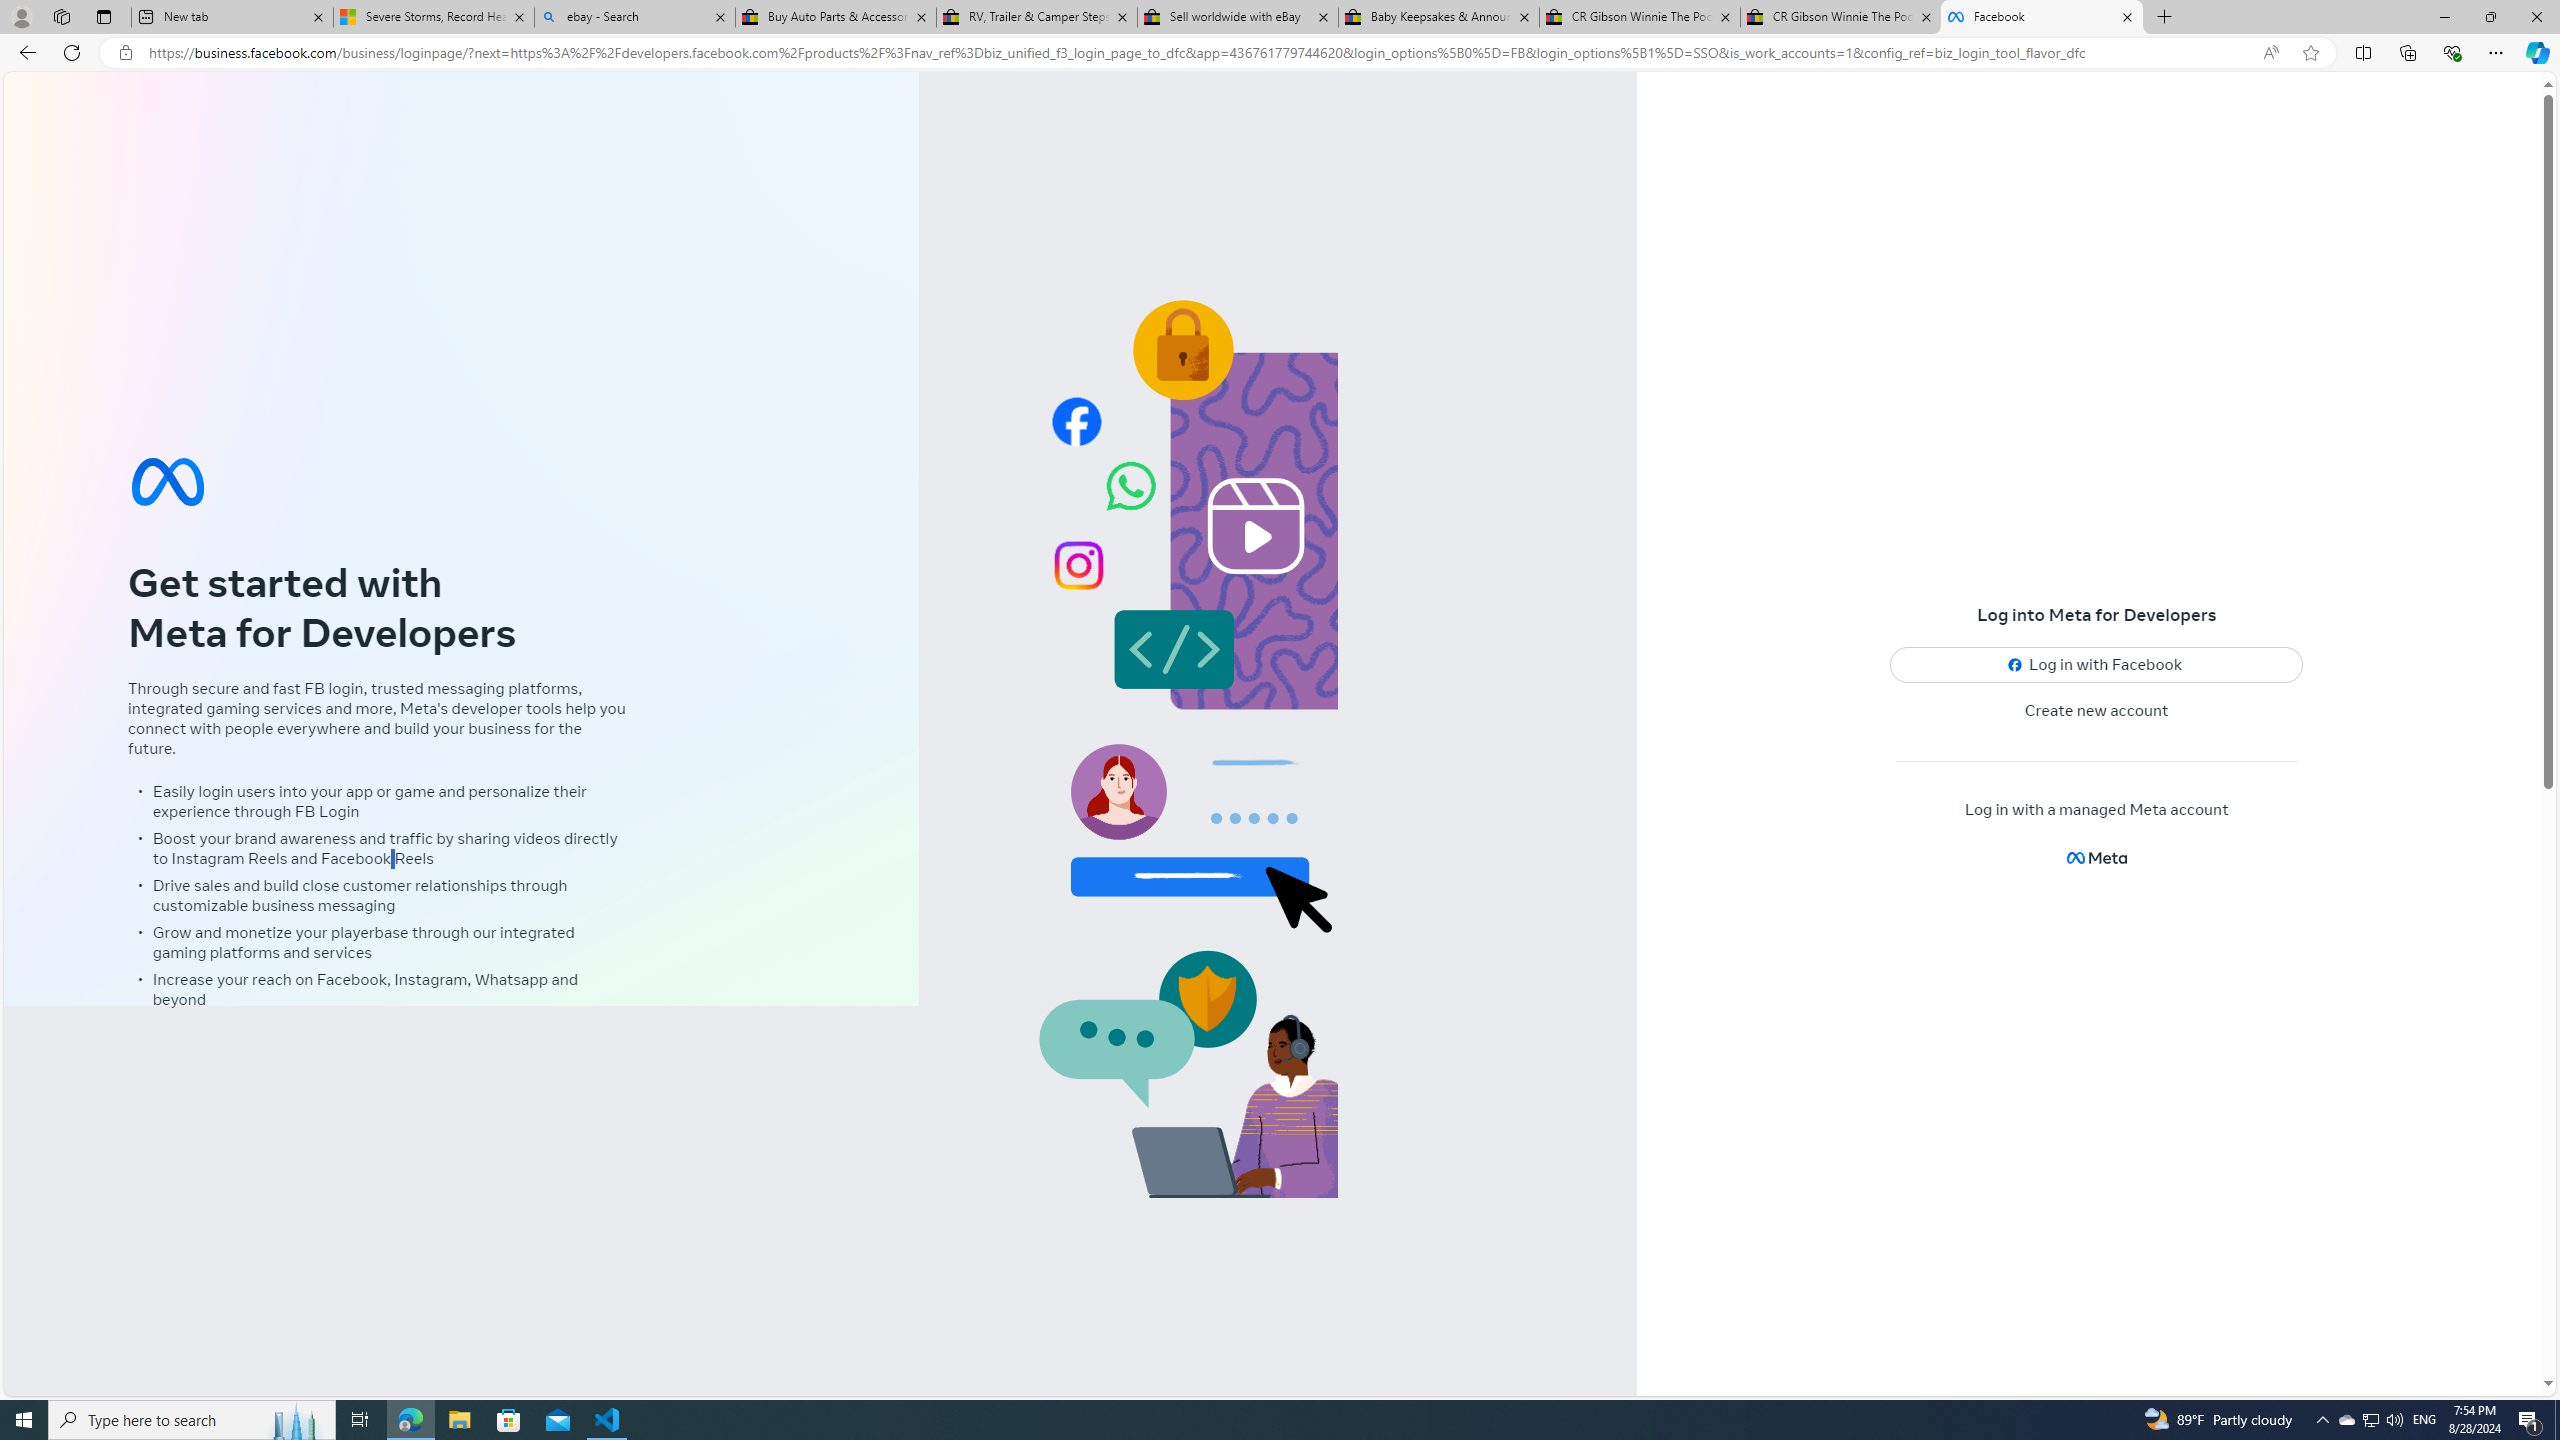  What do you see at coordinates (2096, 711) in the screenshot?
I see `'Create new account'` at bounding box center [2096, 711].